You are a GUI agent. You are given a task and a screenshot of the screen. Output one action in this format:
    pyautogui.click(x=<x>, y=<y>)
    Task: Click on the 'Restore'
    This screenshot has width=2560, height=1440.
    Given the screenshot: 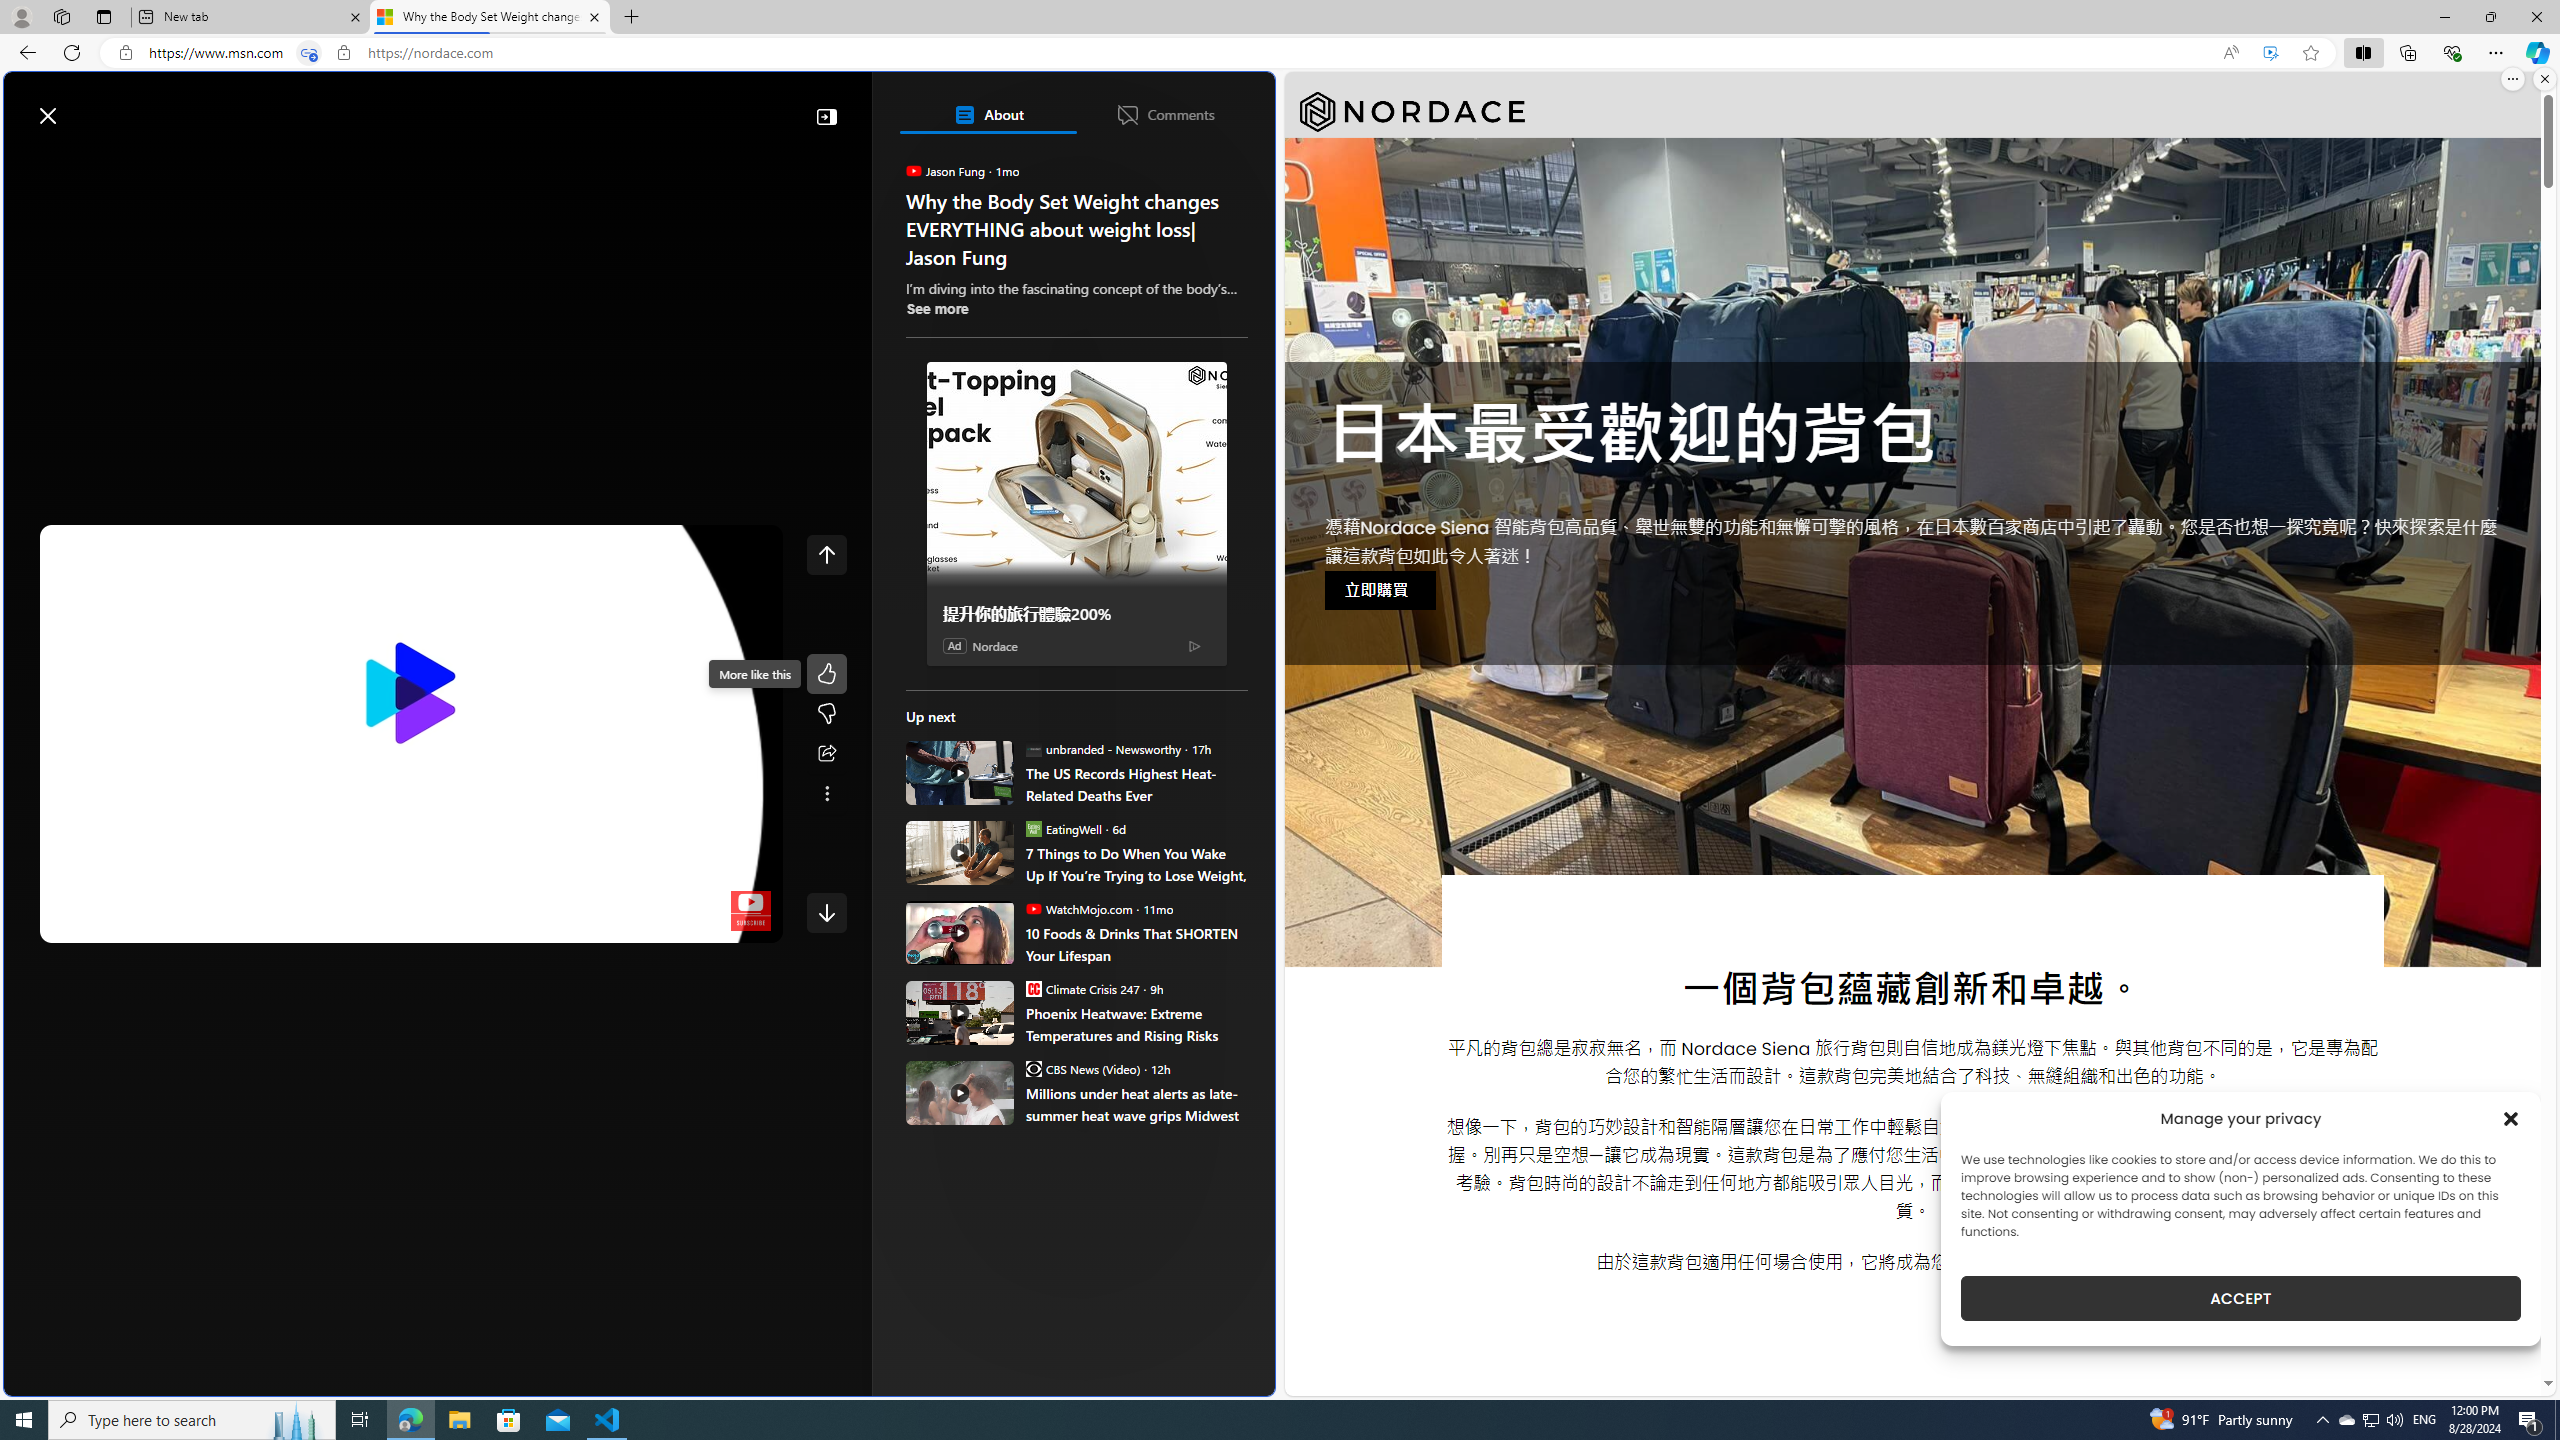 What is the action you would take?
    pyautogui.click(x=2490, y=16)
    